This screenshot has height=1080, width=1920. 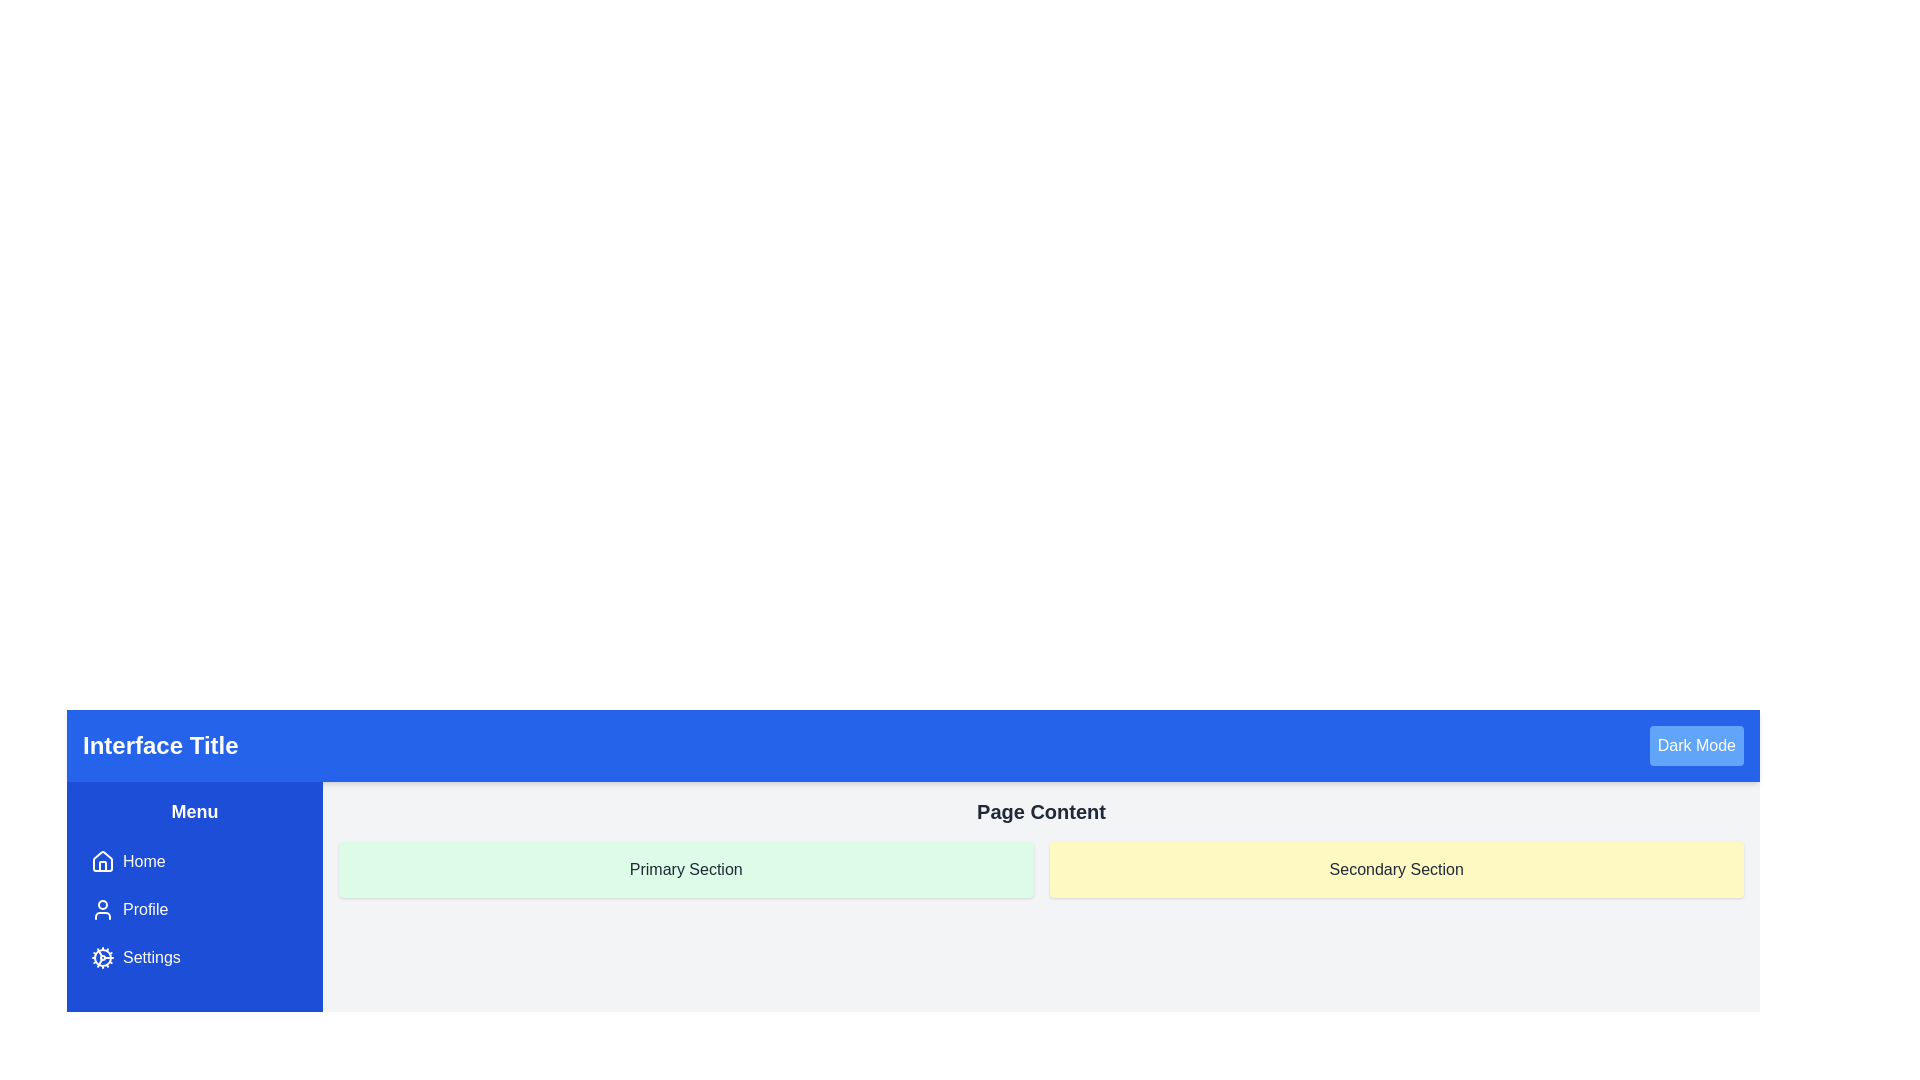 I want to click on the 'Home' icon located in the left-hand navigation bar under the 'Menu' section, so click(x=101, y=859).